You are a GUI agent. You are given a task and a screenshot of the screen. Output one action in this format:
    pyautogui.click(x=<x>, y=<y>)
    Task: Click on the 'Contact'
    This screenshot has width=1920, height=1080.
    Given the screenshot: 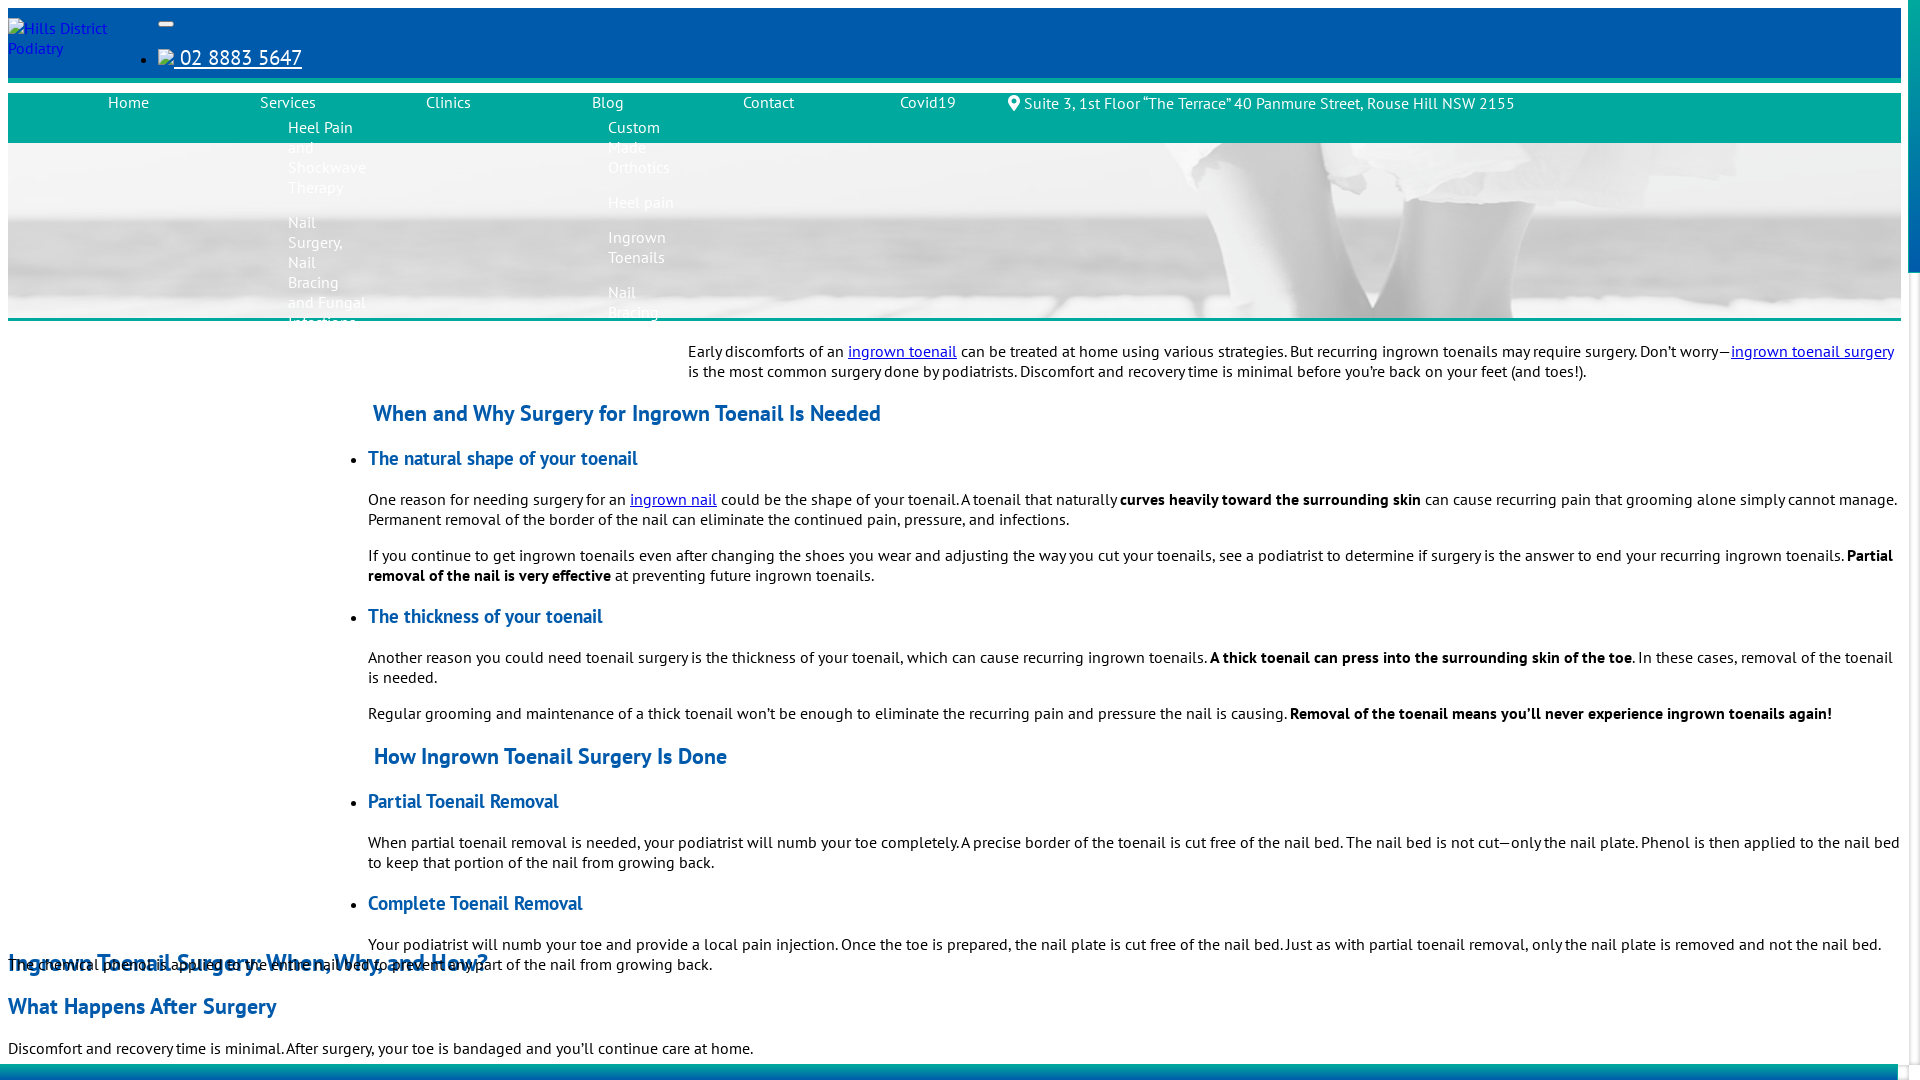 What is the action you would take?
    pyautogui.click(x=766, y=101)
    